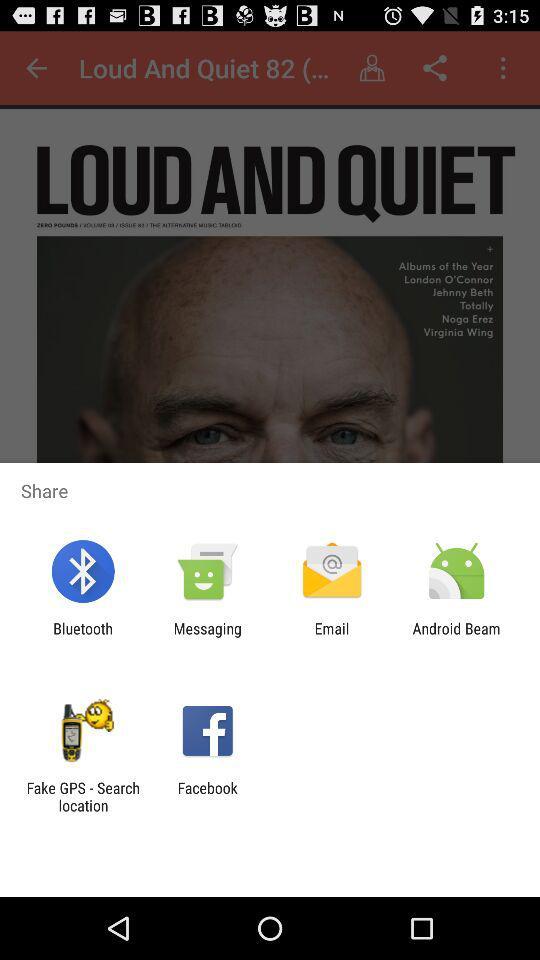  Describe the element at coordinates (332, 636) in the screenshot. I see `the item to the right of the messaging` at that location.